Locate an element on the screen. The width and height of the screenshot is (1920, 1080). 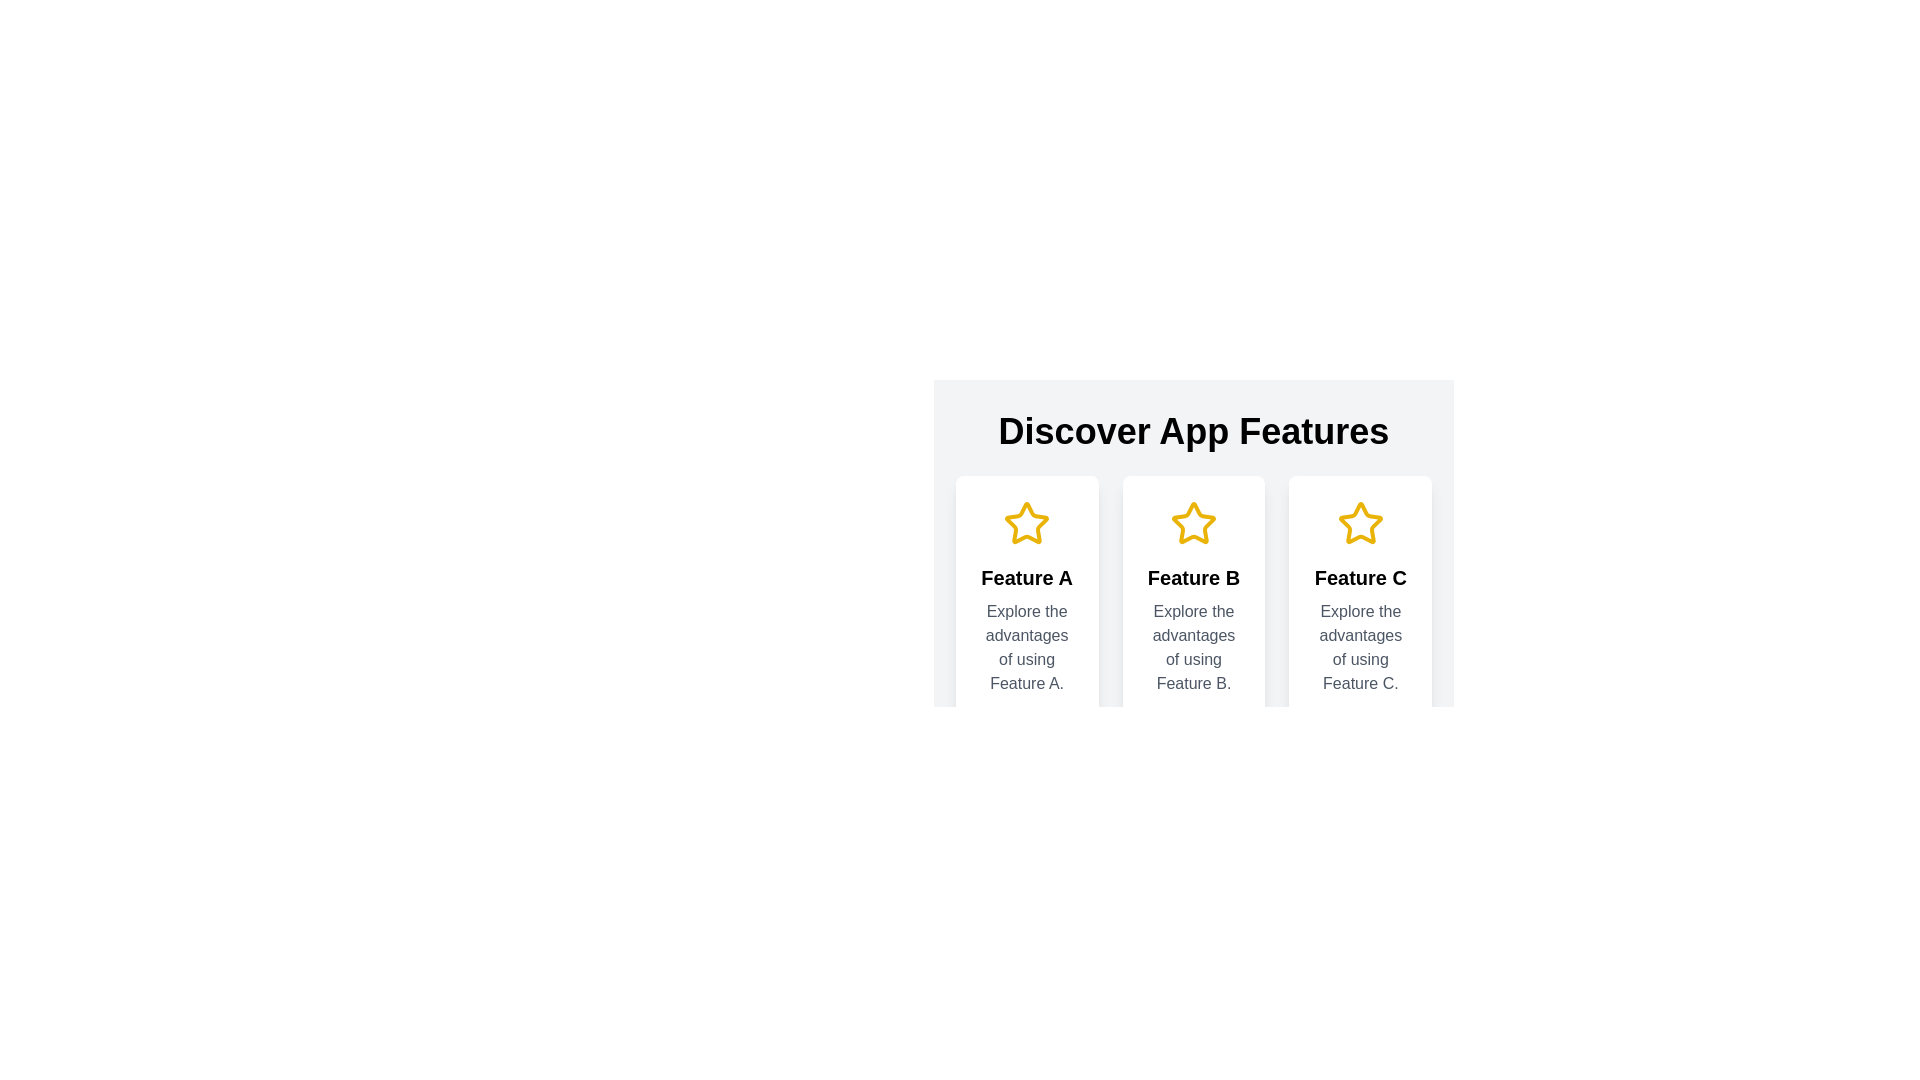
the Informational card introducing Feature C, which is the third card in a row of three cards located to the right of the 'Feature B' card and below the title 'Discover App Features.' is located at coordinates (1360, 596).